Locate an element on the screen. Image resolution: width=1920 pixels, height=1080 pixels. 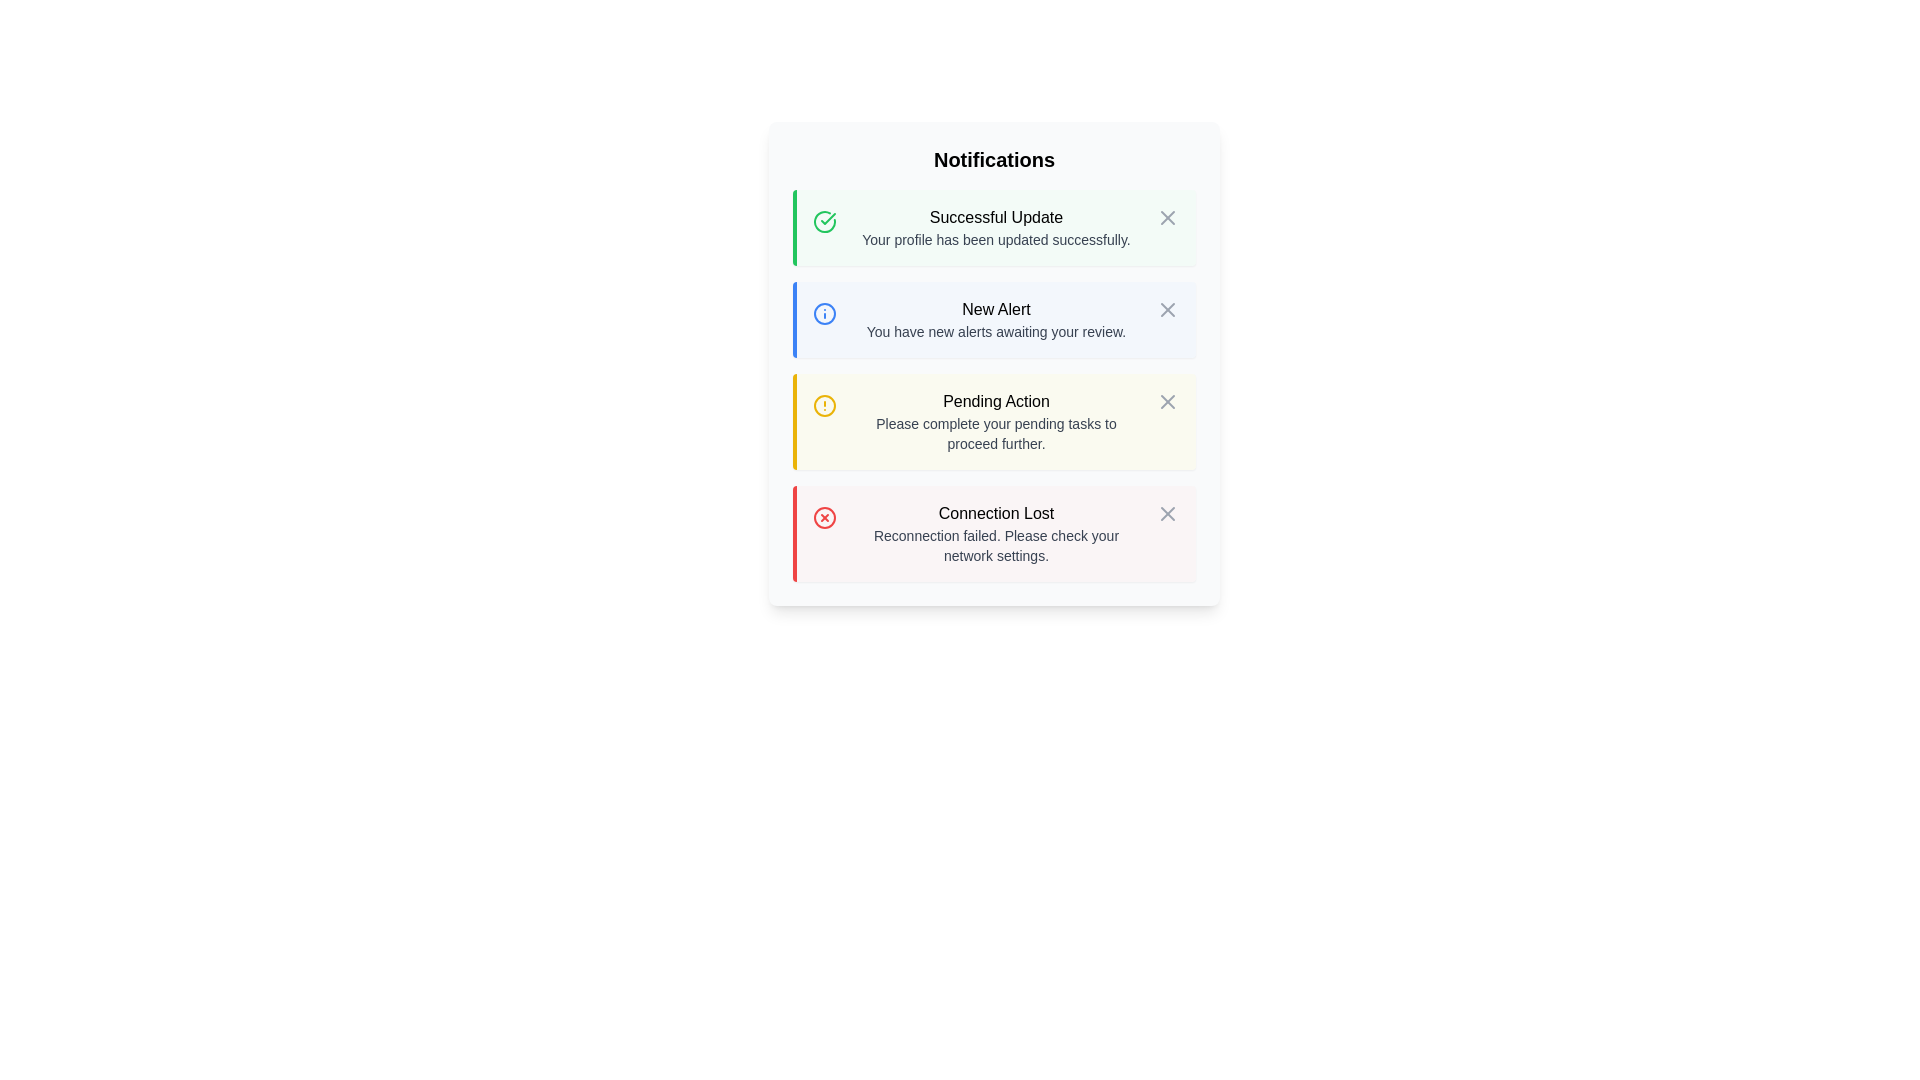
the informative notification card located in the third position of the notification list is located at coordinates (996, 420).